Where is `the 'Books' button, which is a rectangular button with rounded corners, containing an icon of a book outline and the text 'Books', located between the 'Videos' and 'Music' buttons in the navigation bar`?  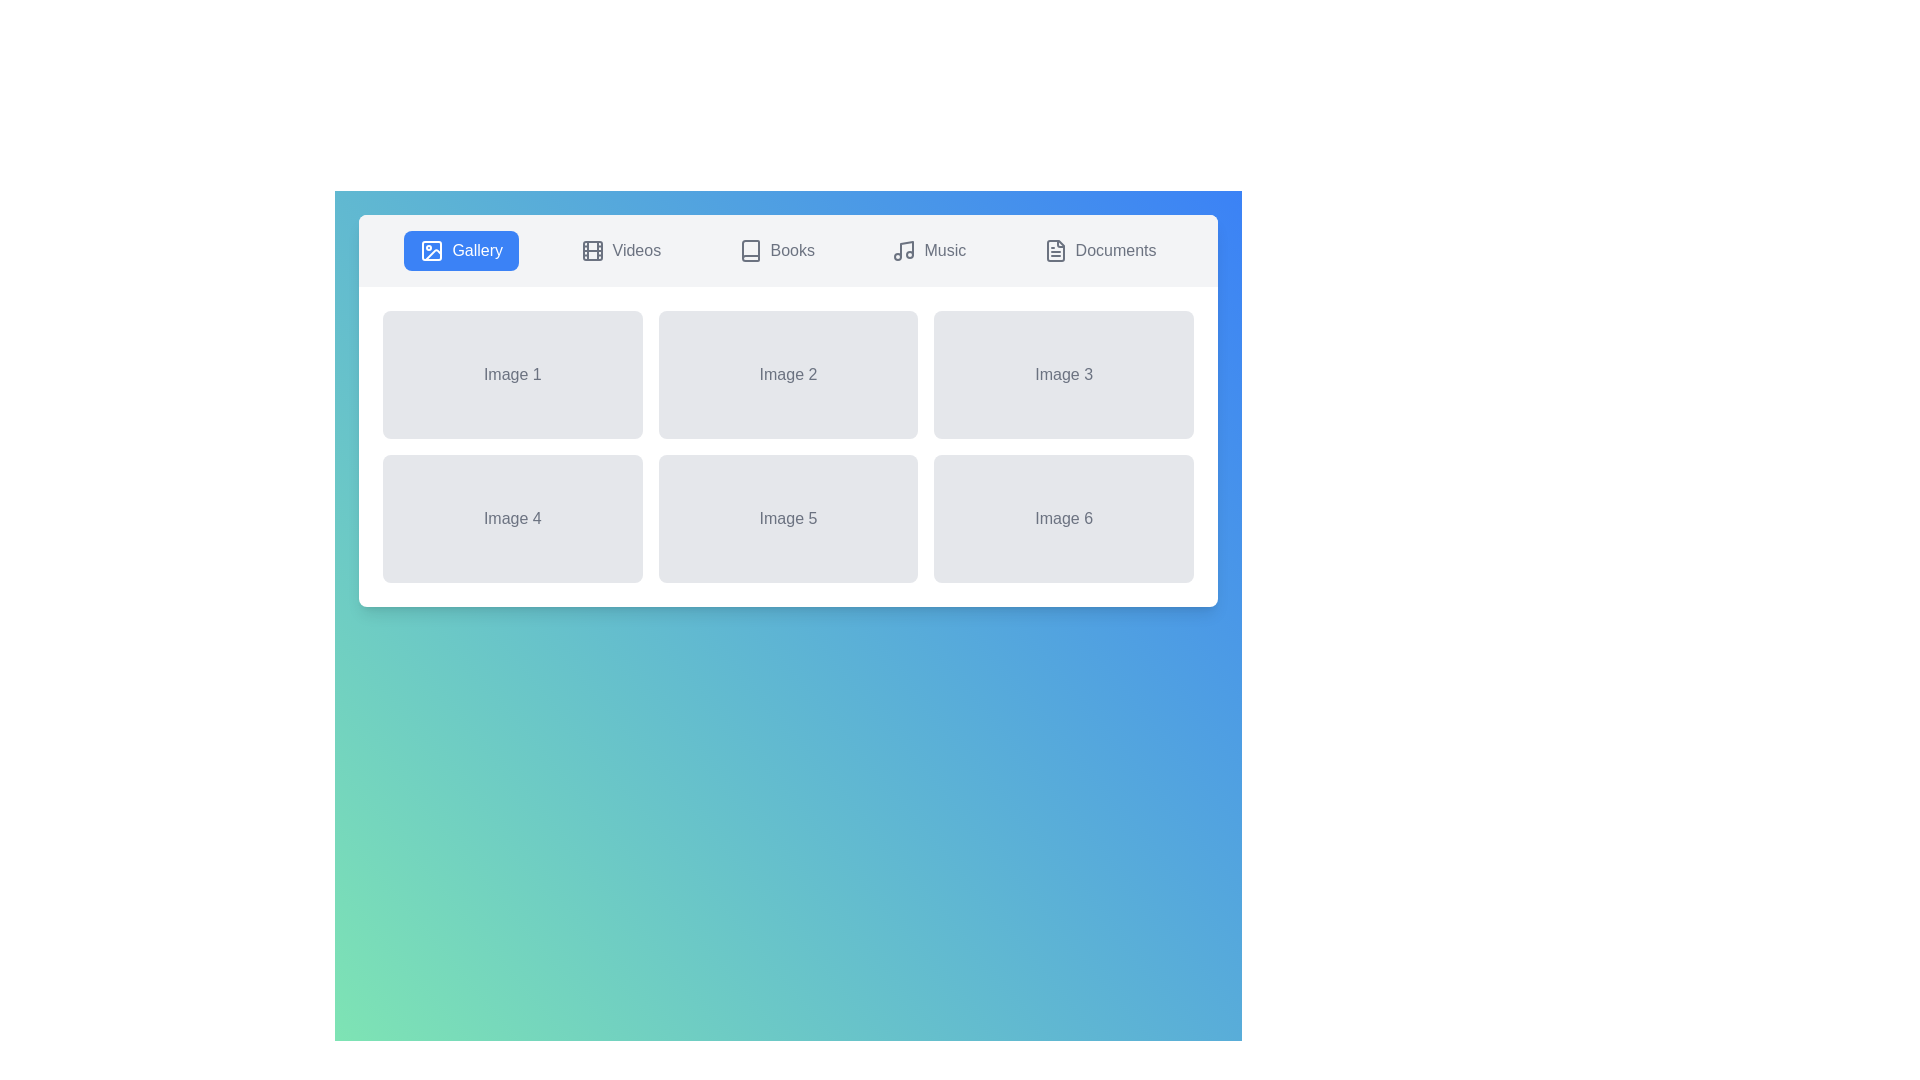 the 'Books' button, which is a rectangular button with rounded corners, containing an icon of a book outline and the text 'Books', located between the 'Videos' and 'Music' buttons in the navigation bar is located at coordinates (775, 249).